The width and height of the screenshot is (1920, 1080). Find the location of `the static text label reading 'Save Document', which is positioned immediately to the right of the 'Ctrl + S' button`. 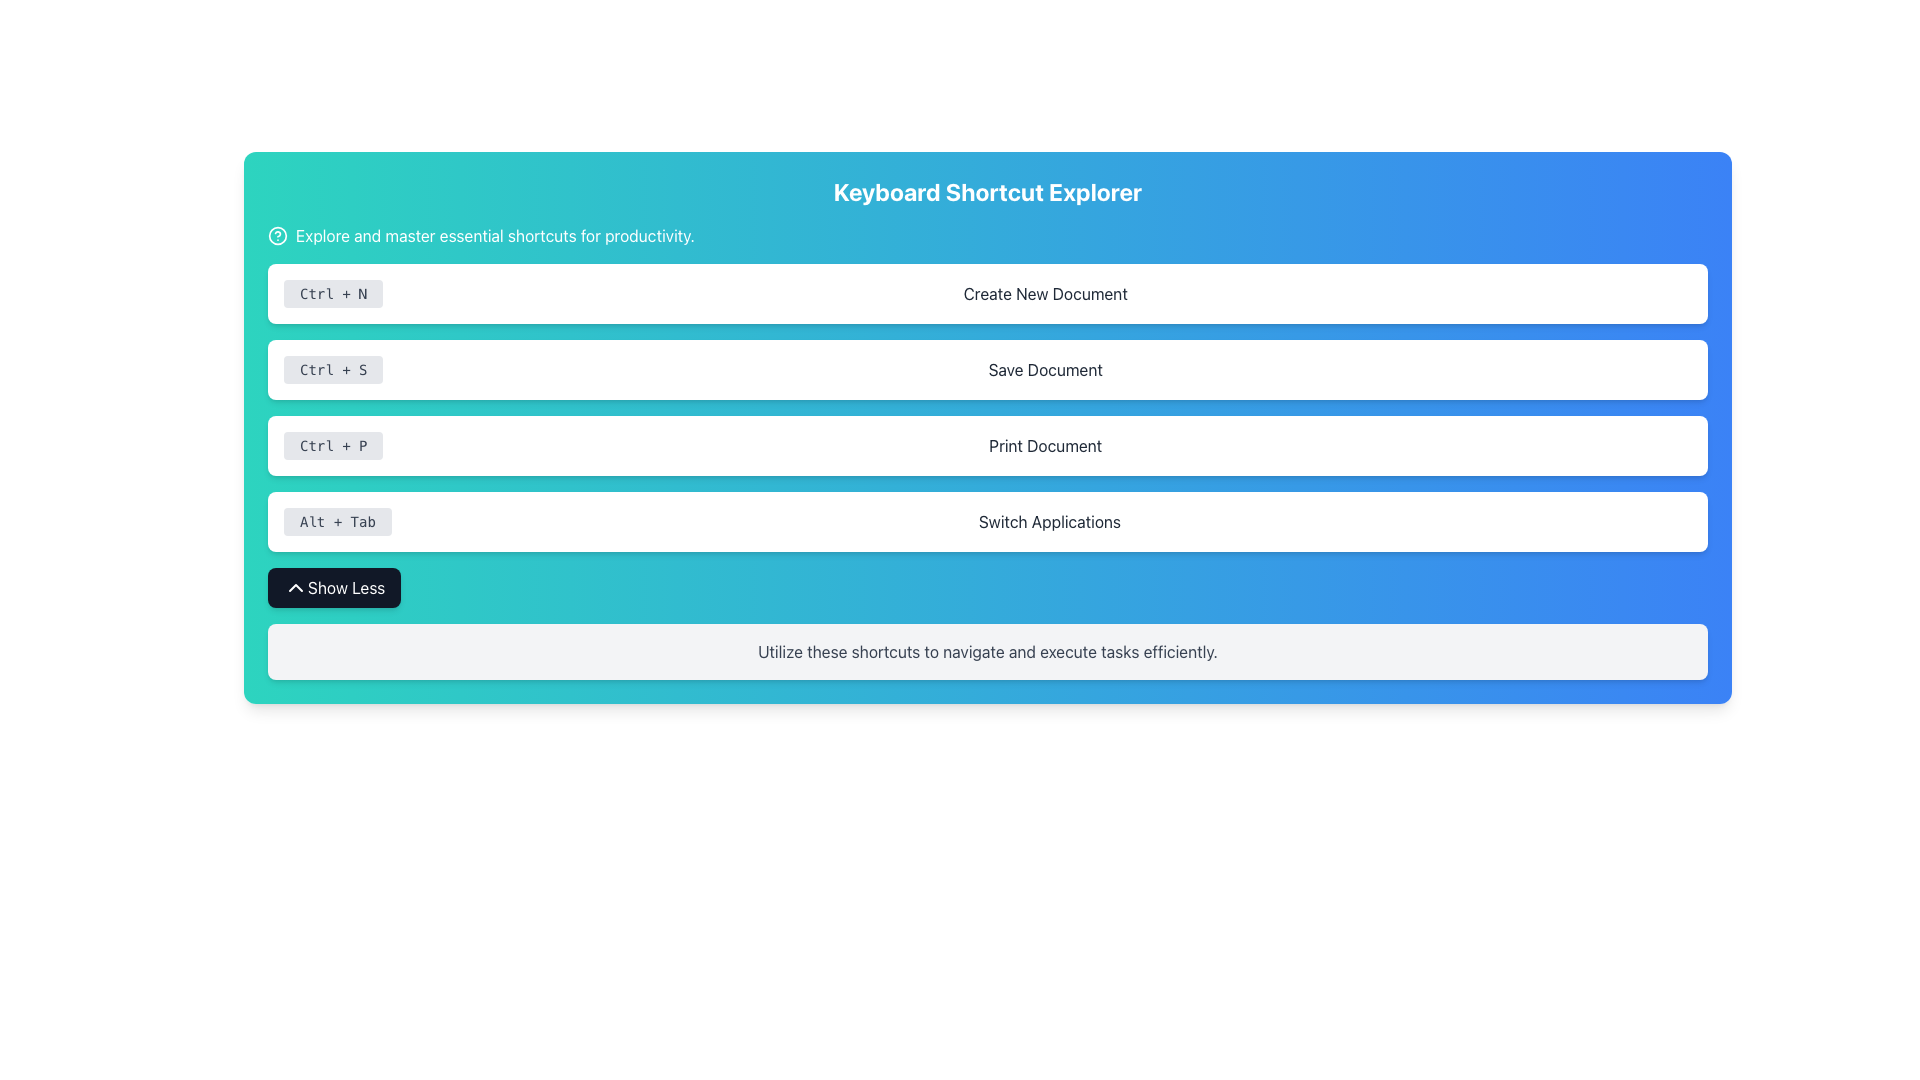

the static text label reading 'Save Document', which is positioned immediately to the right of the 'Ctrl + S' button is located at coordinates (1044, 370).